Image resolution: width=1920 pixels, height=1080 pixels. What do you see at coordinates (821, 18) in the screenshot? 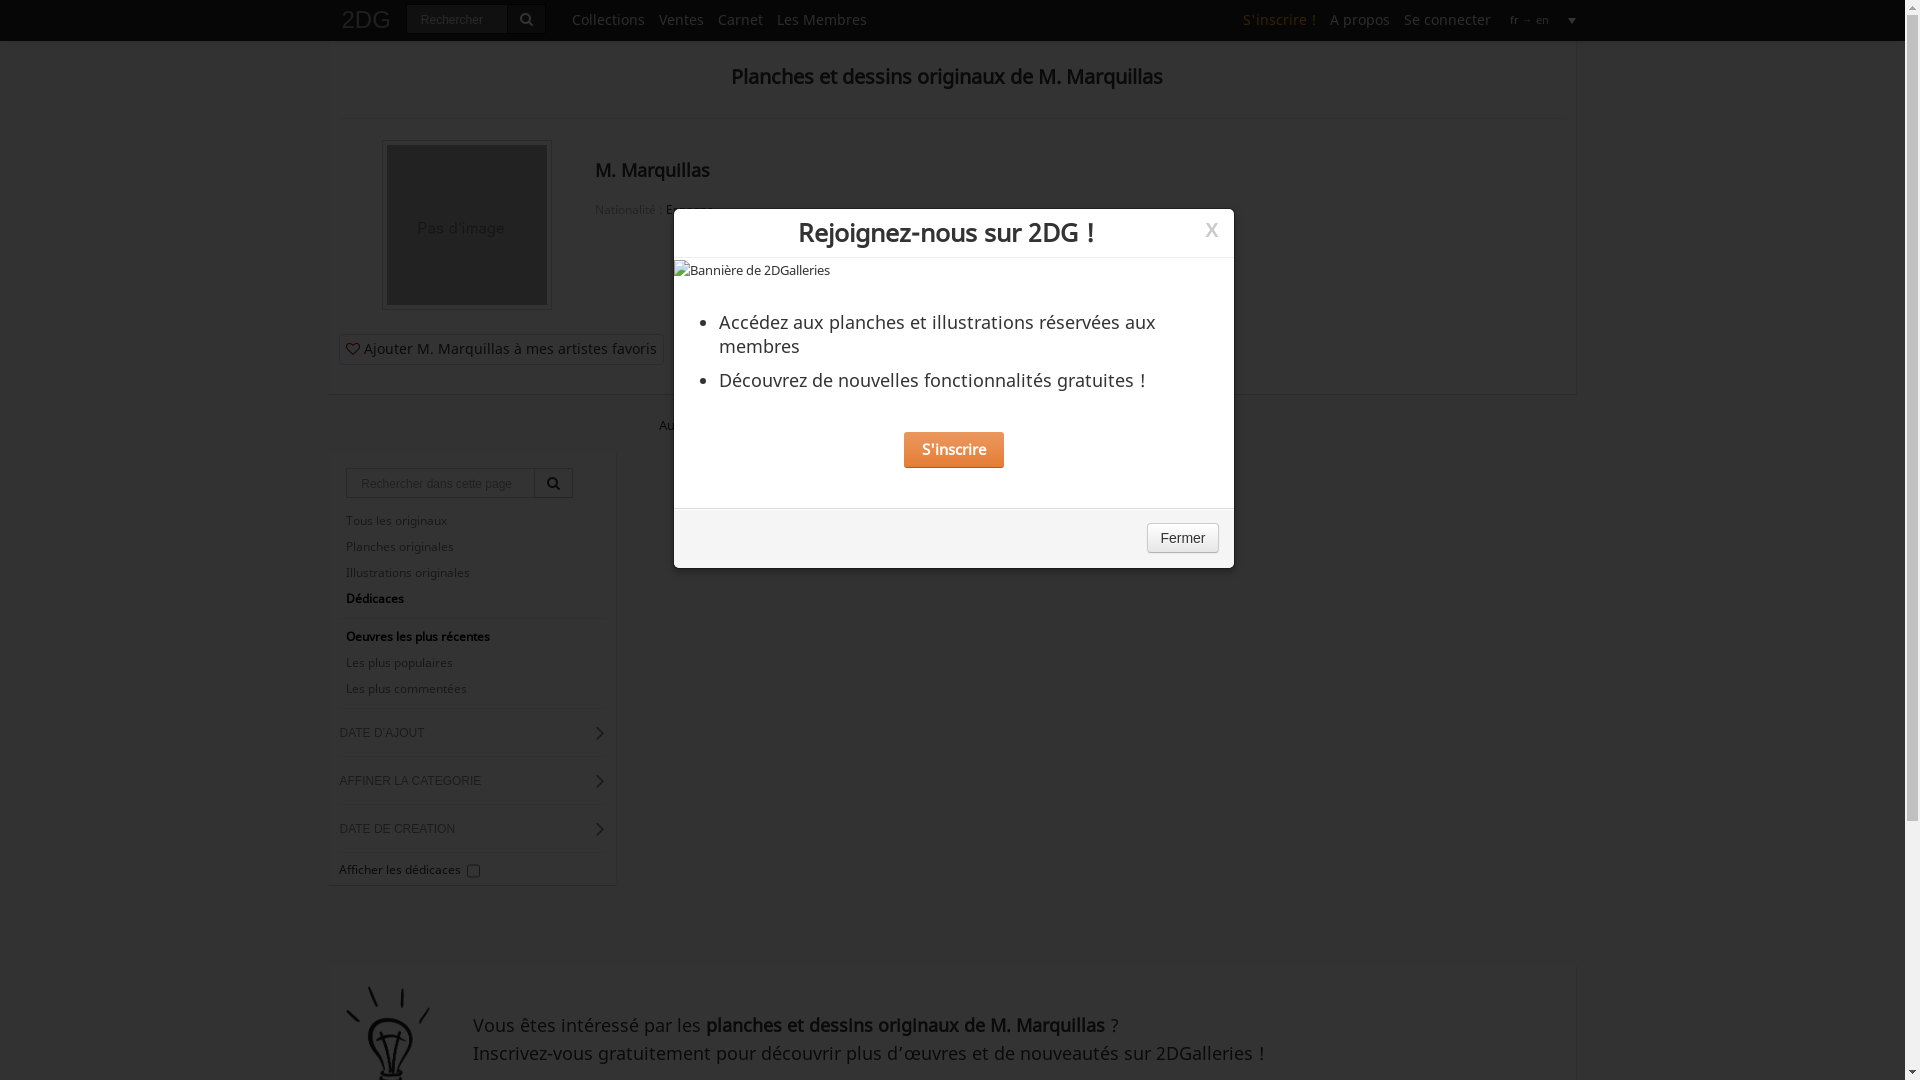
I see `'Les Membres'` at bounding box center [821, 18].